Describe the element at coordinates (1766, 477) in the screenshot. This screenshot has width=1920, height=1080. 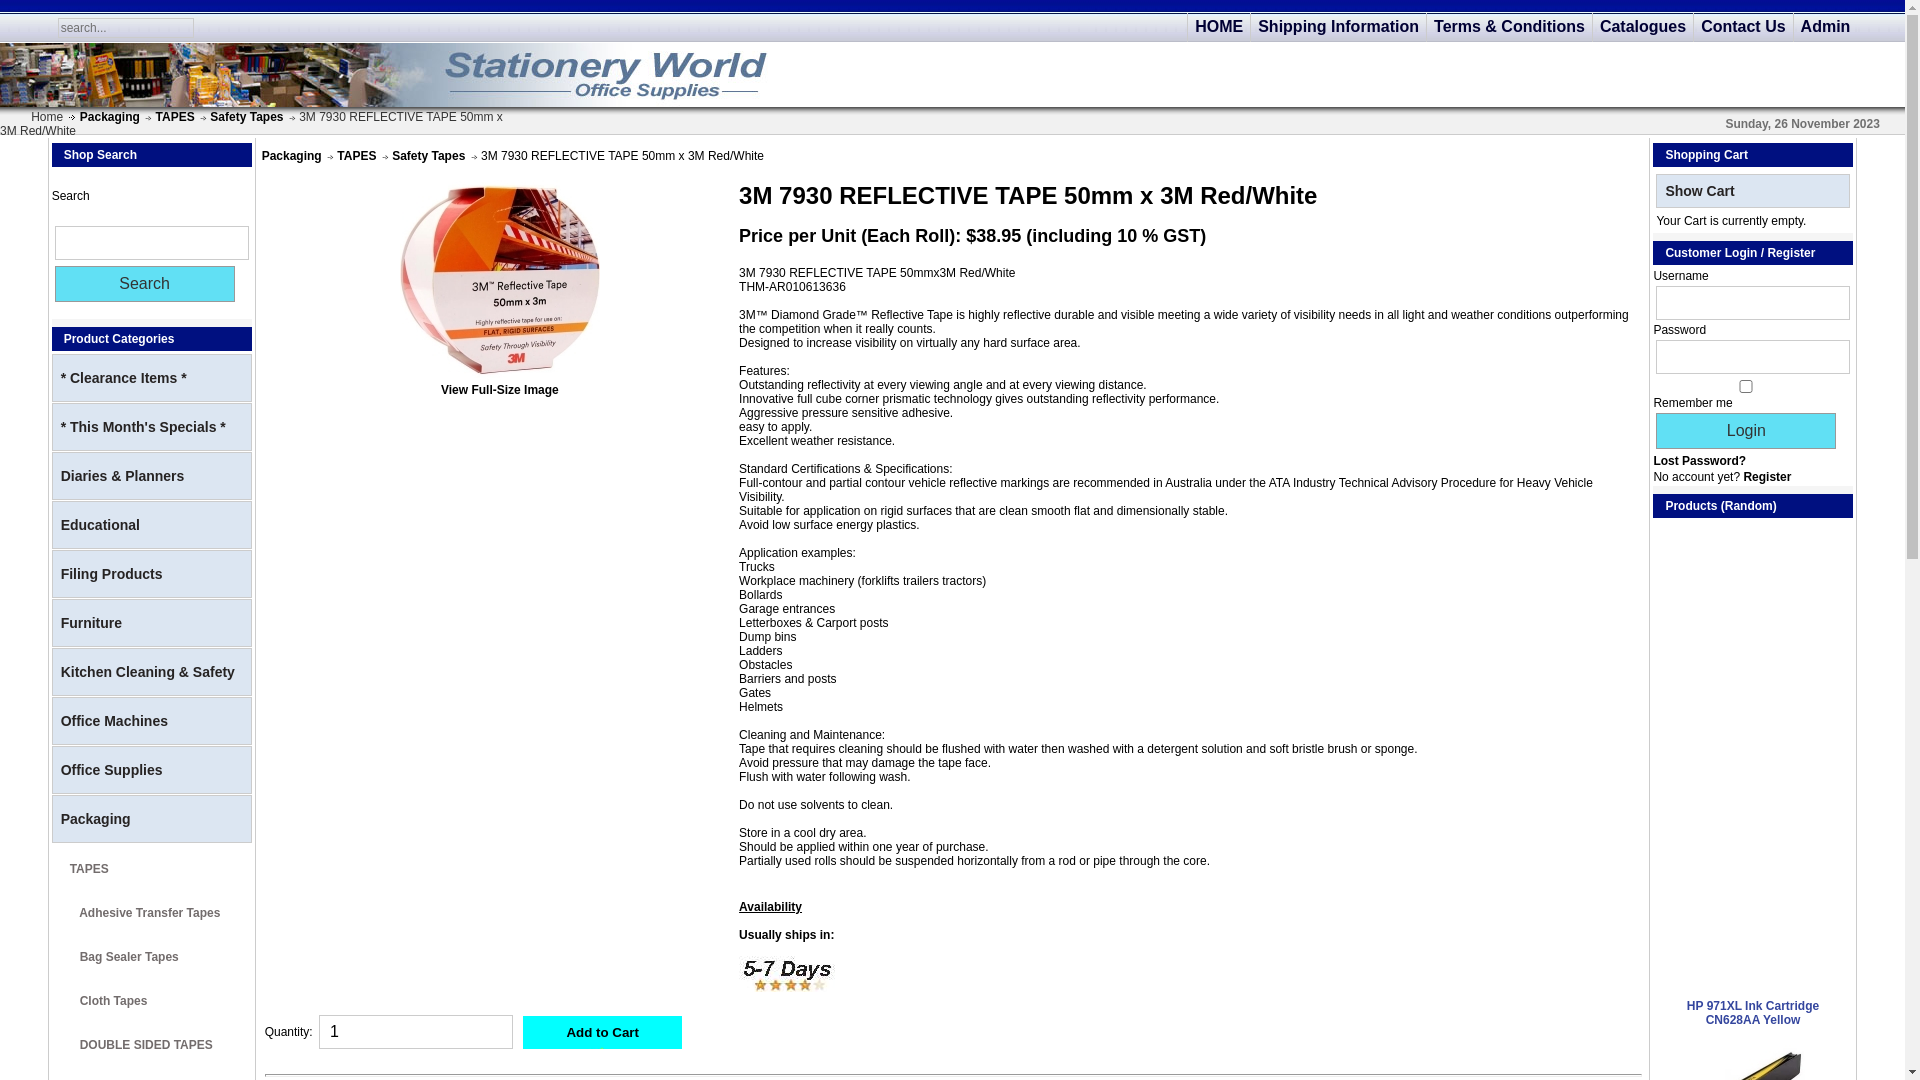
I see `'Register'` at that location.